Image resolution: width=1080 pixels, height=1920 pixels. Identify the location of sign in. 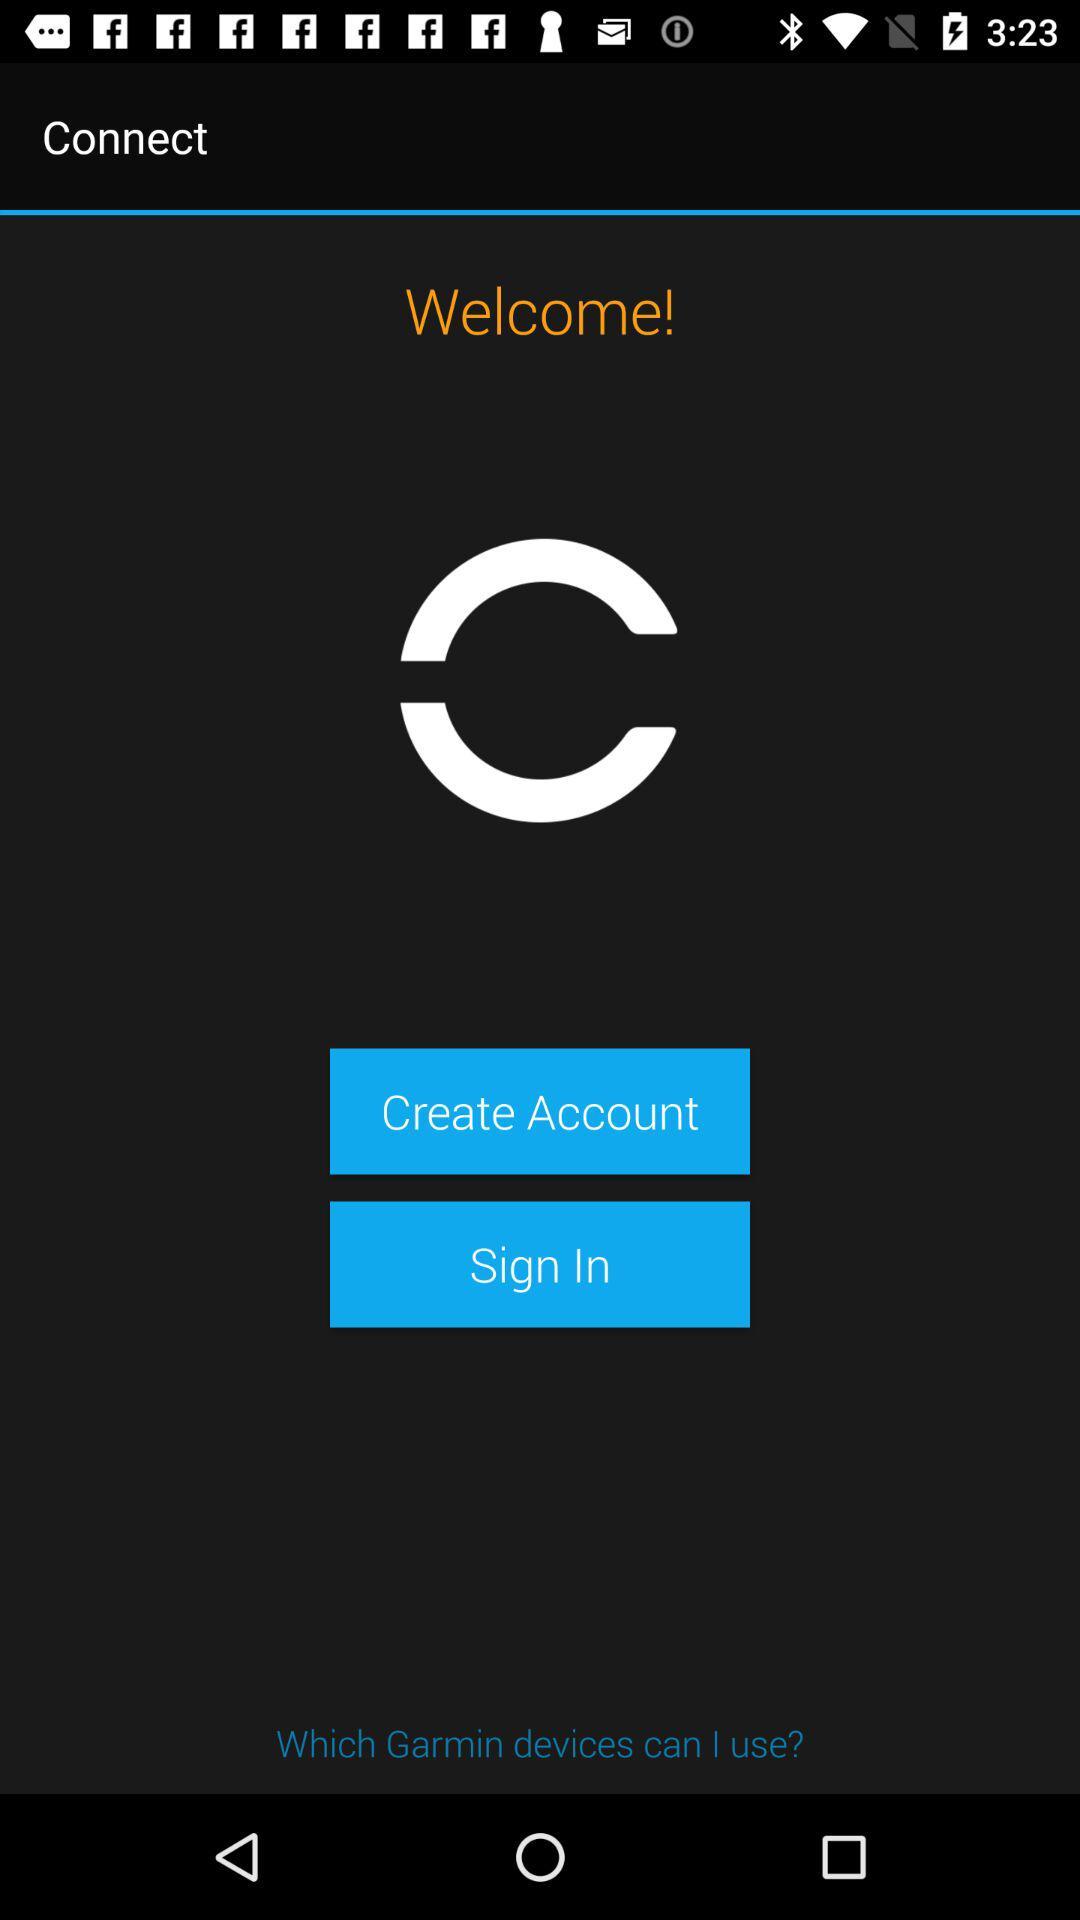
(540, 1263).